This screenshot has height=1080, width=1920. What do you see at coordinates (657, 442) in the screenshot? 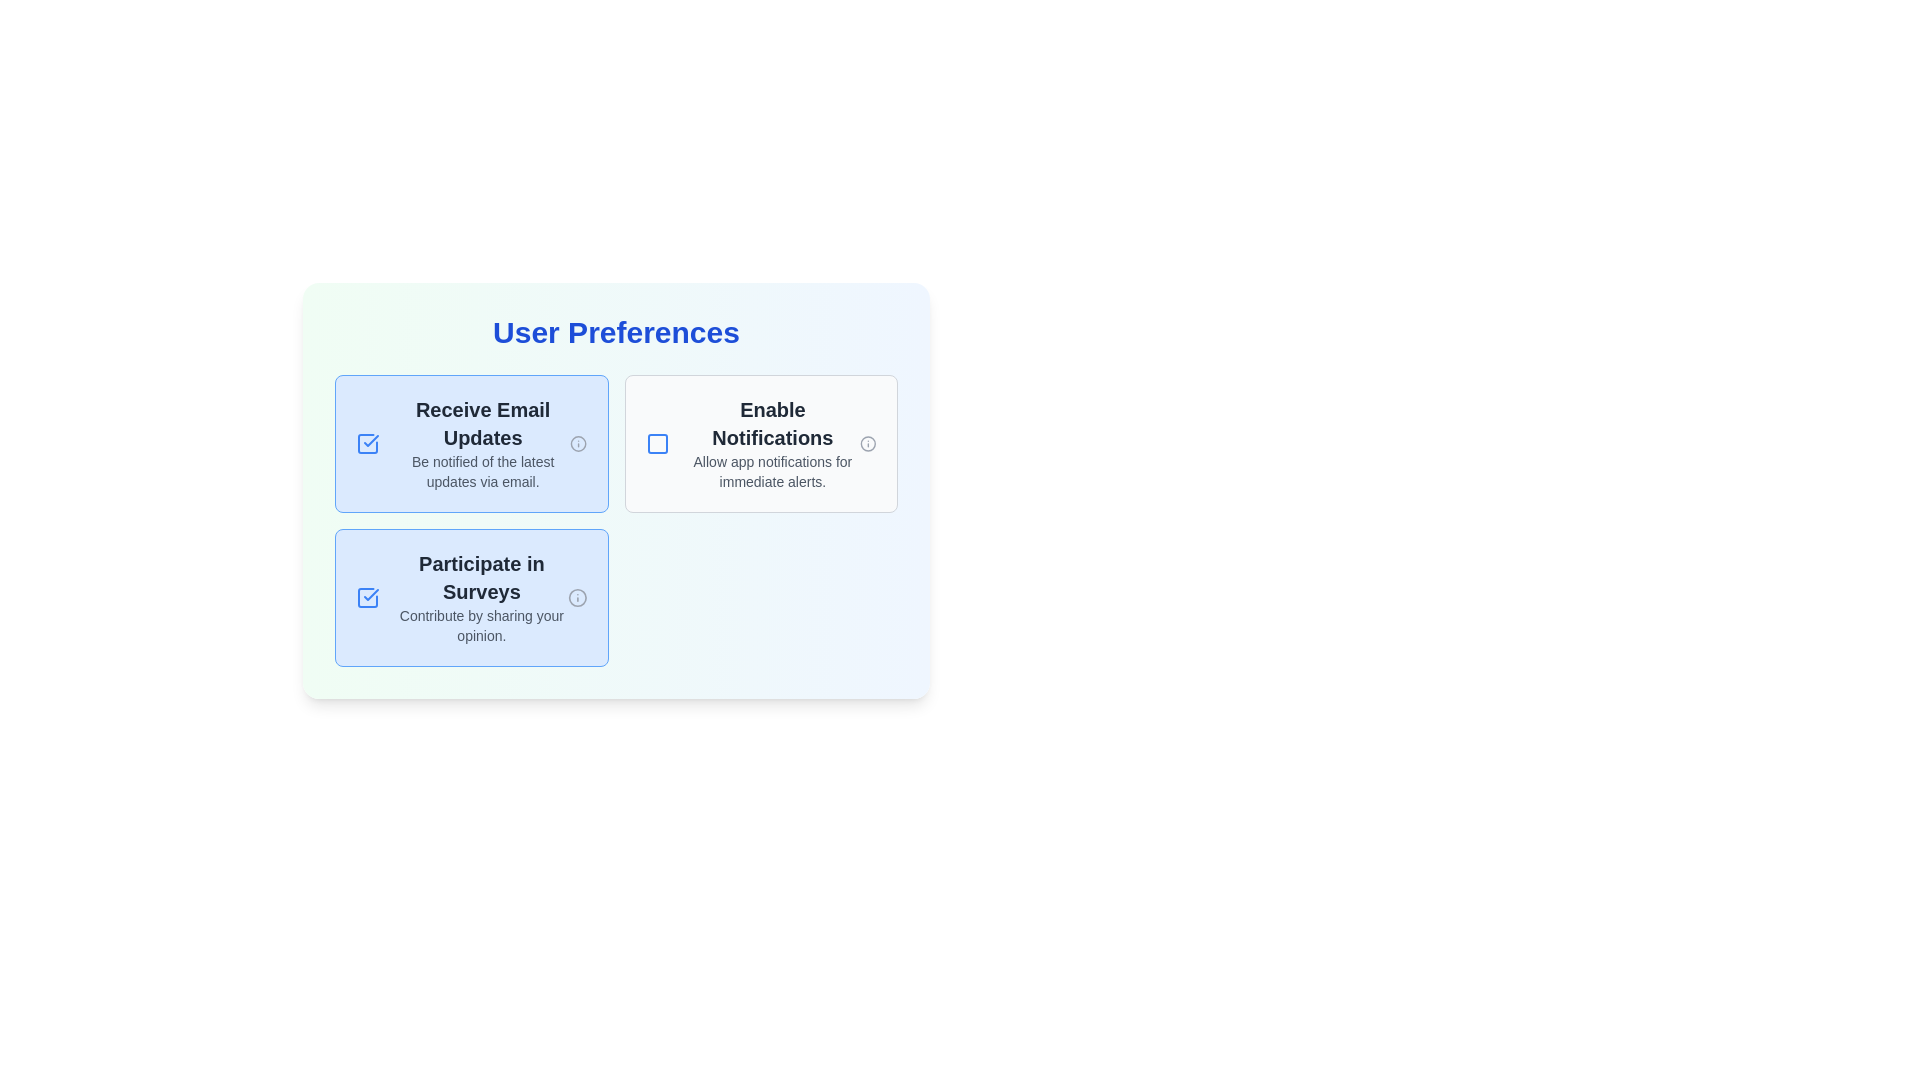
I see `the icon representing the 'Enable Notifications' preference located next to the title text 'Enable Notifications' in the top-right quadrant of the grid layout` at bounding box center [657, 442].